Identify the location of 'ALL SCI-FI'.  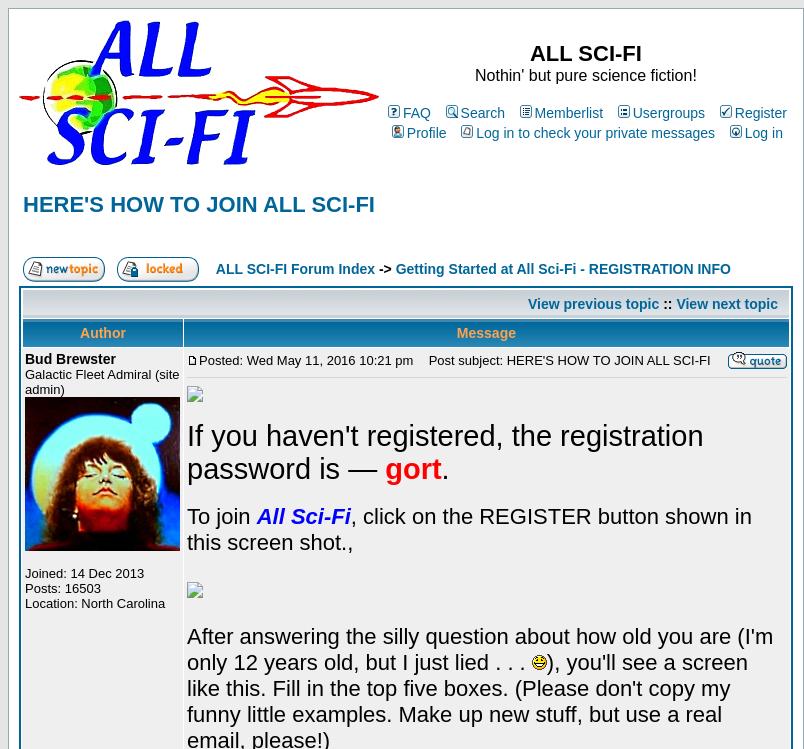
(583, 52).